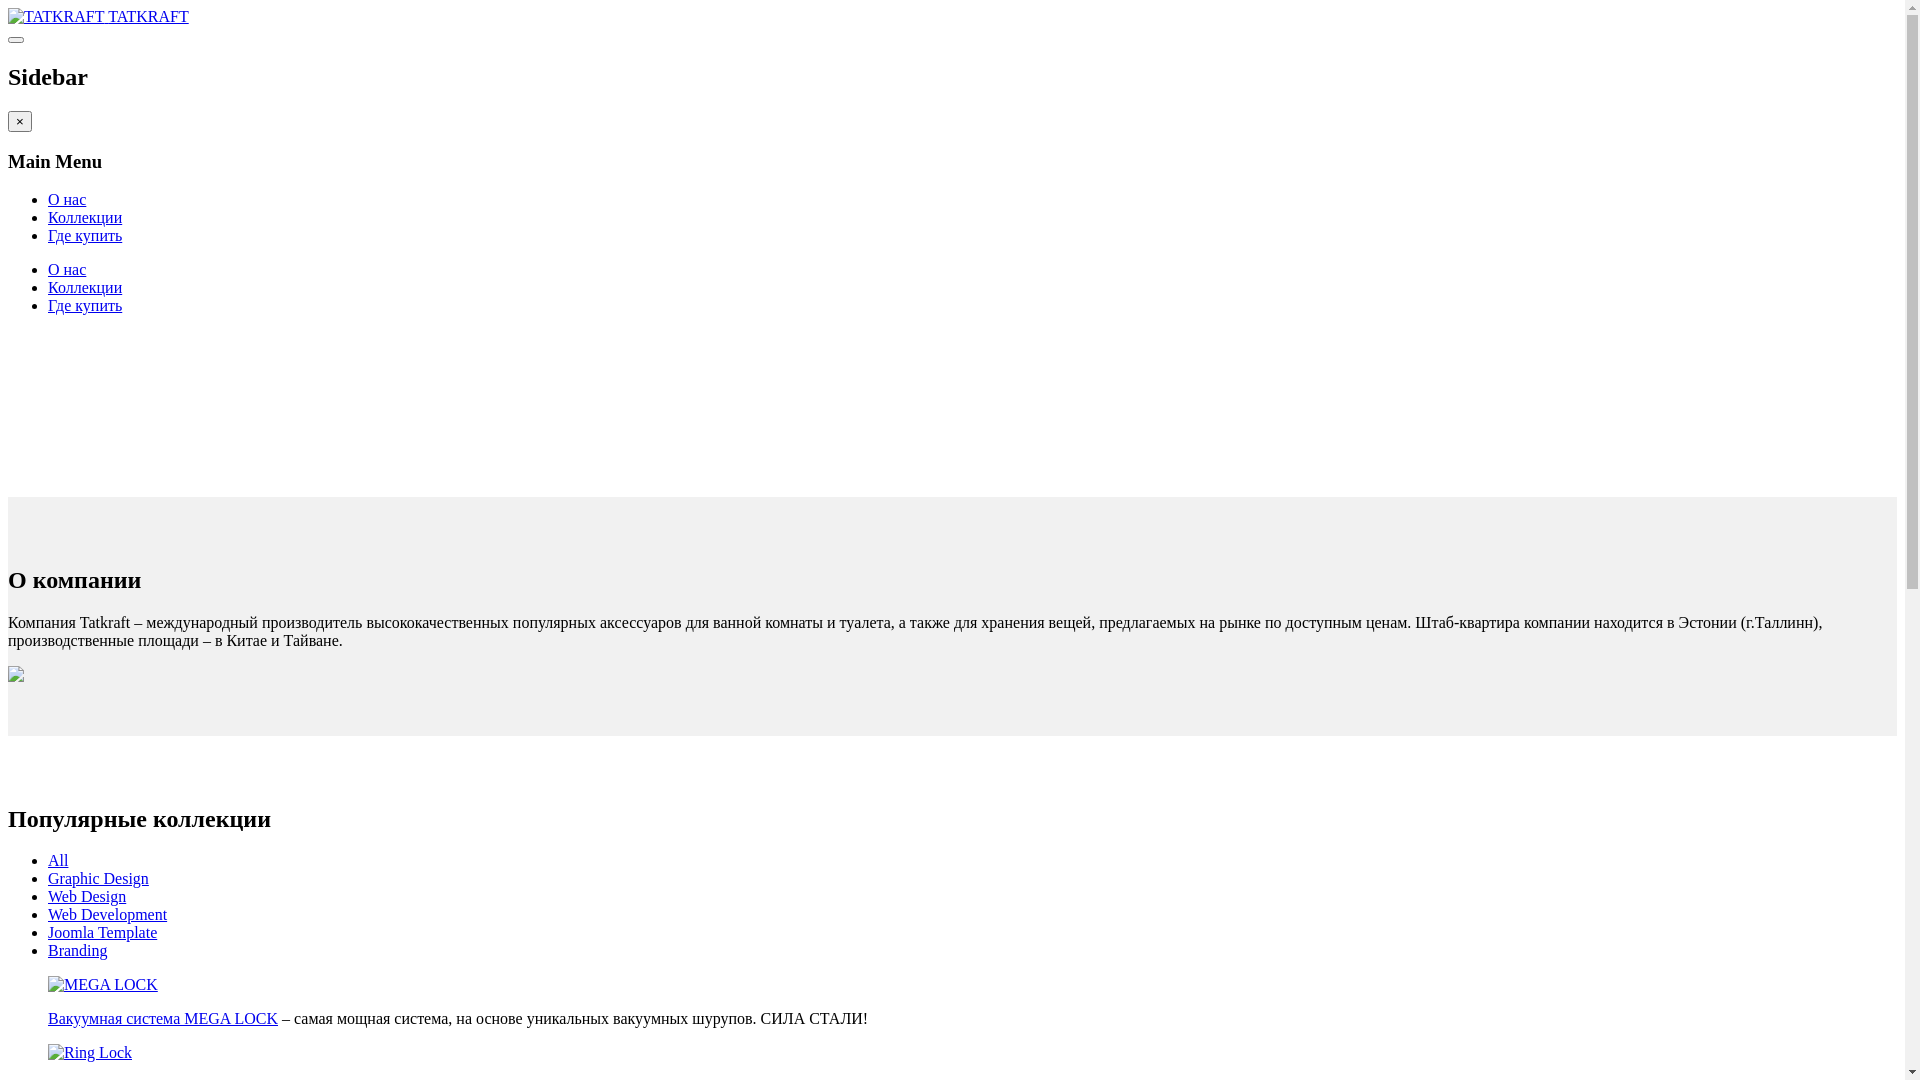  Describe the element at coordinates (85, 895) in the screenshot. I see `'Web Design'` at that location.